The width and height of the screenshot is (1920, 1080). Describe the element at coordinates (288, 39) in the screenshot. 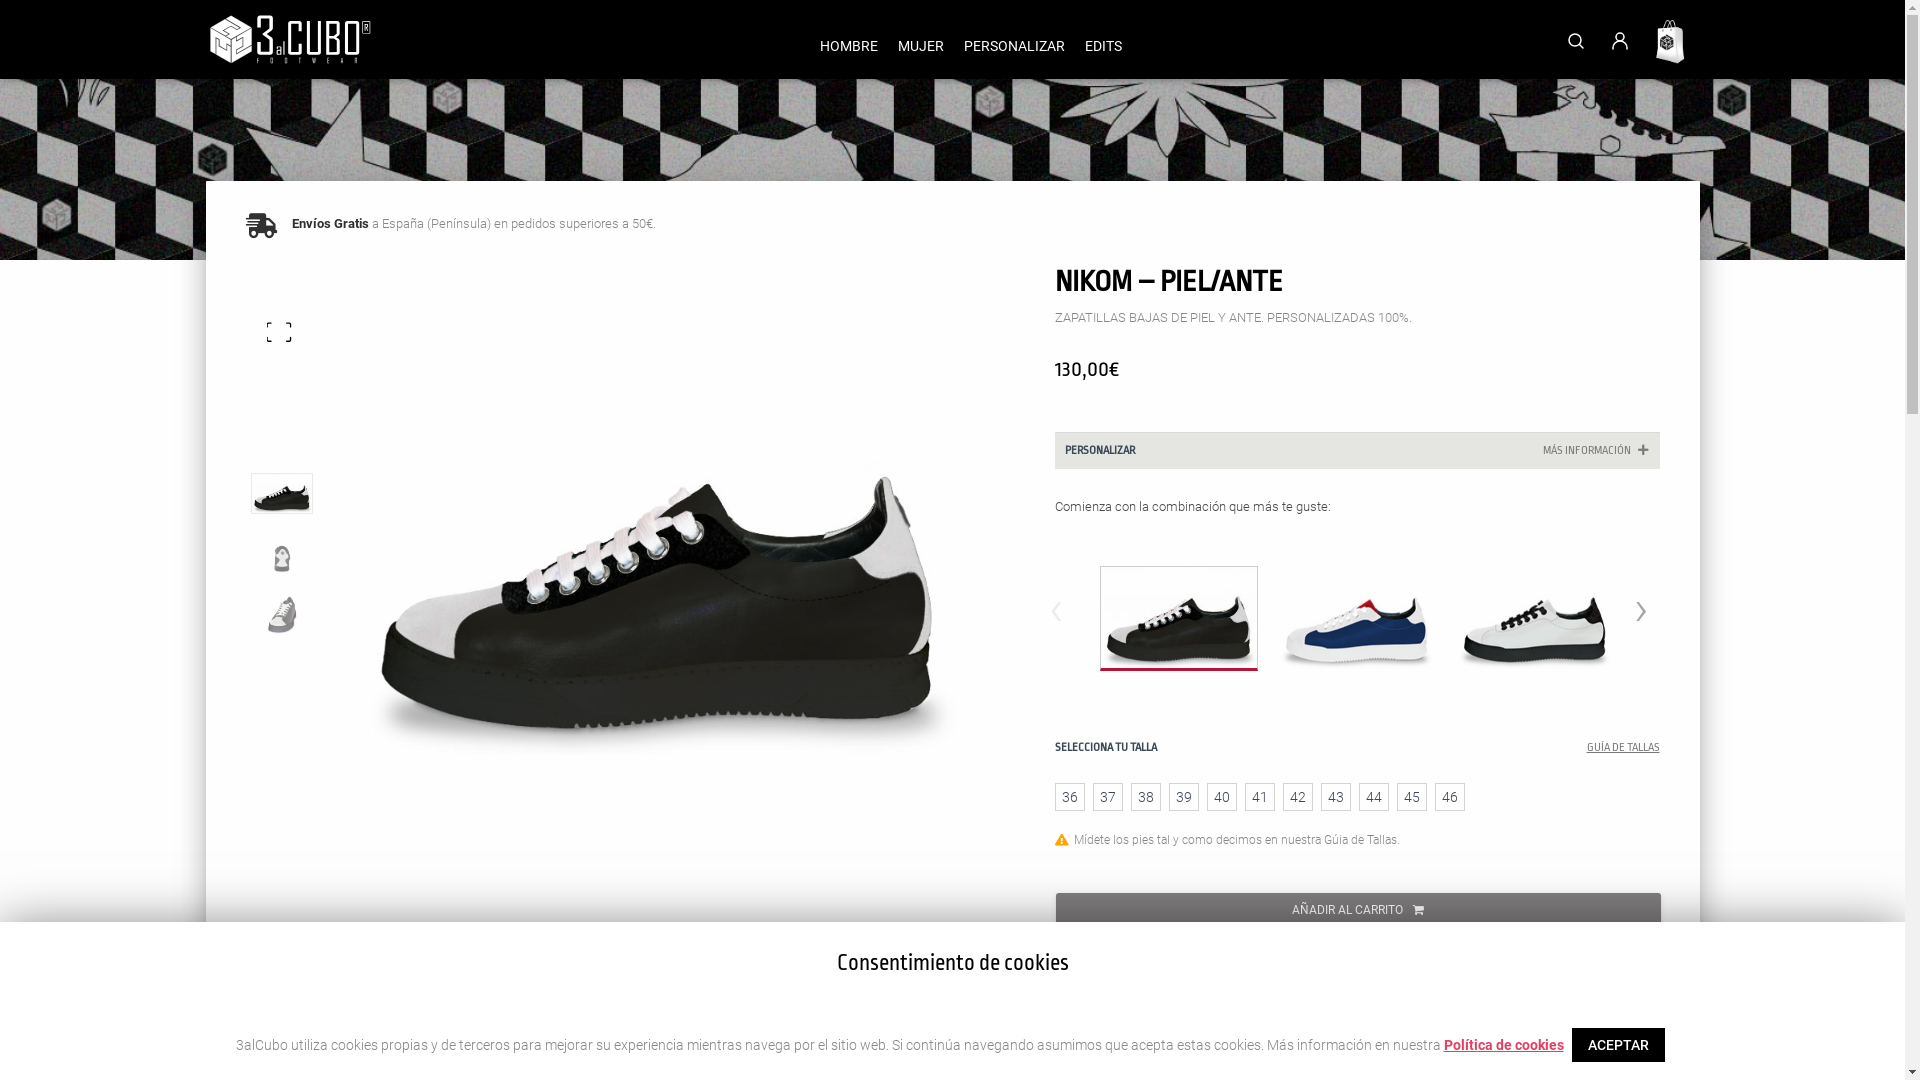

I see `'3alCUBO'` at that location.